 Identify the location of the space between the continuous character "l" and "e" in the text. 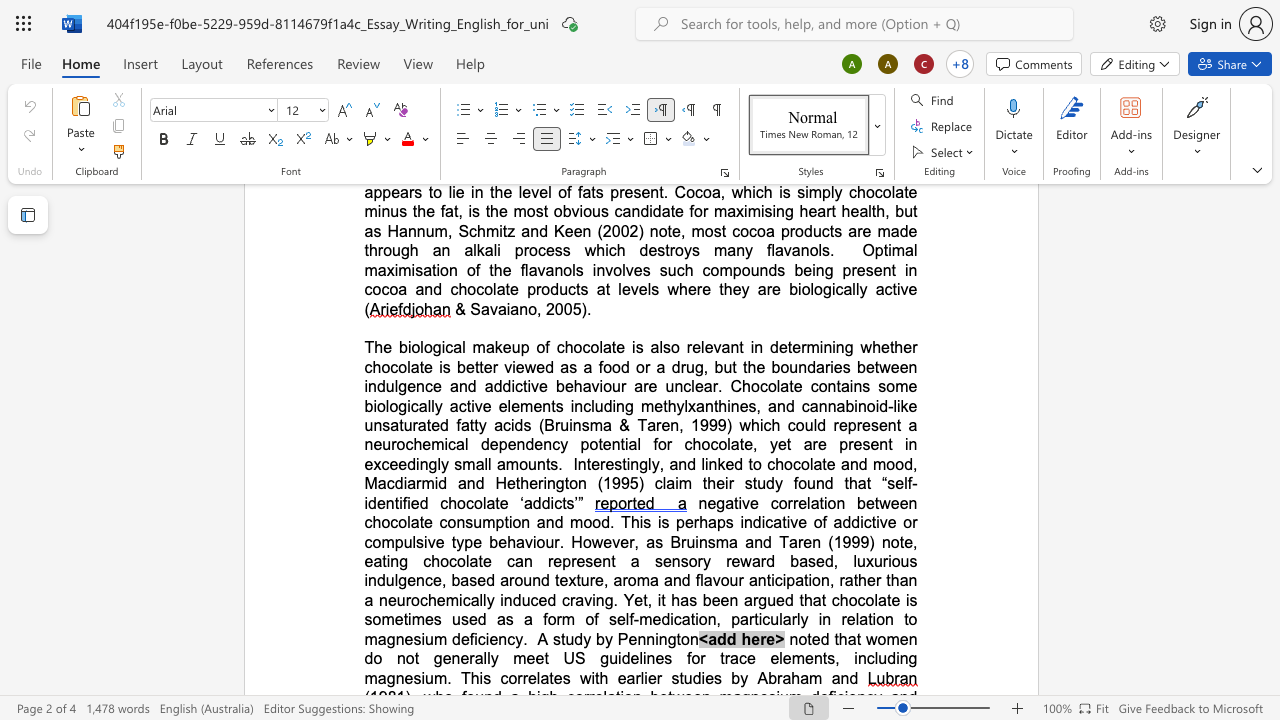
(523, 192).